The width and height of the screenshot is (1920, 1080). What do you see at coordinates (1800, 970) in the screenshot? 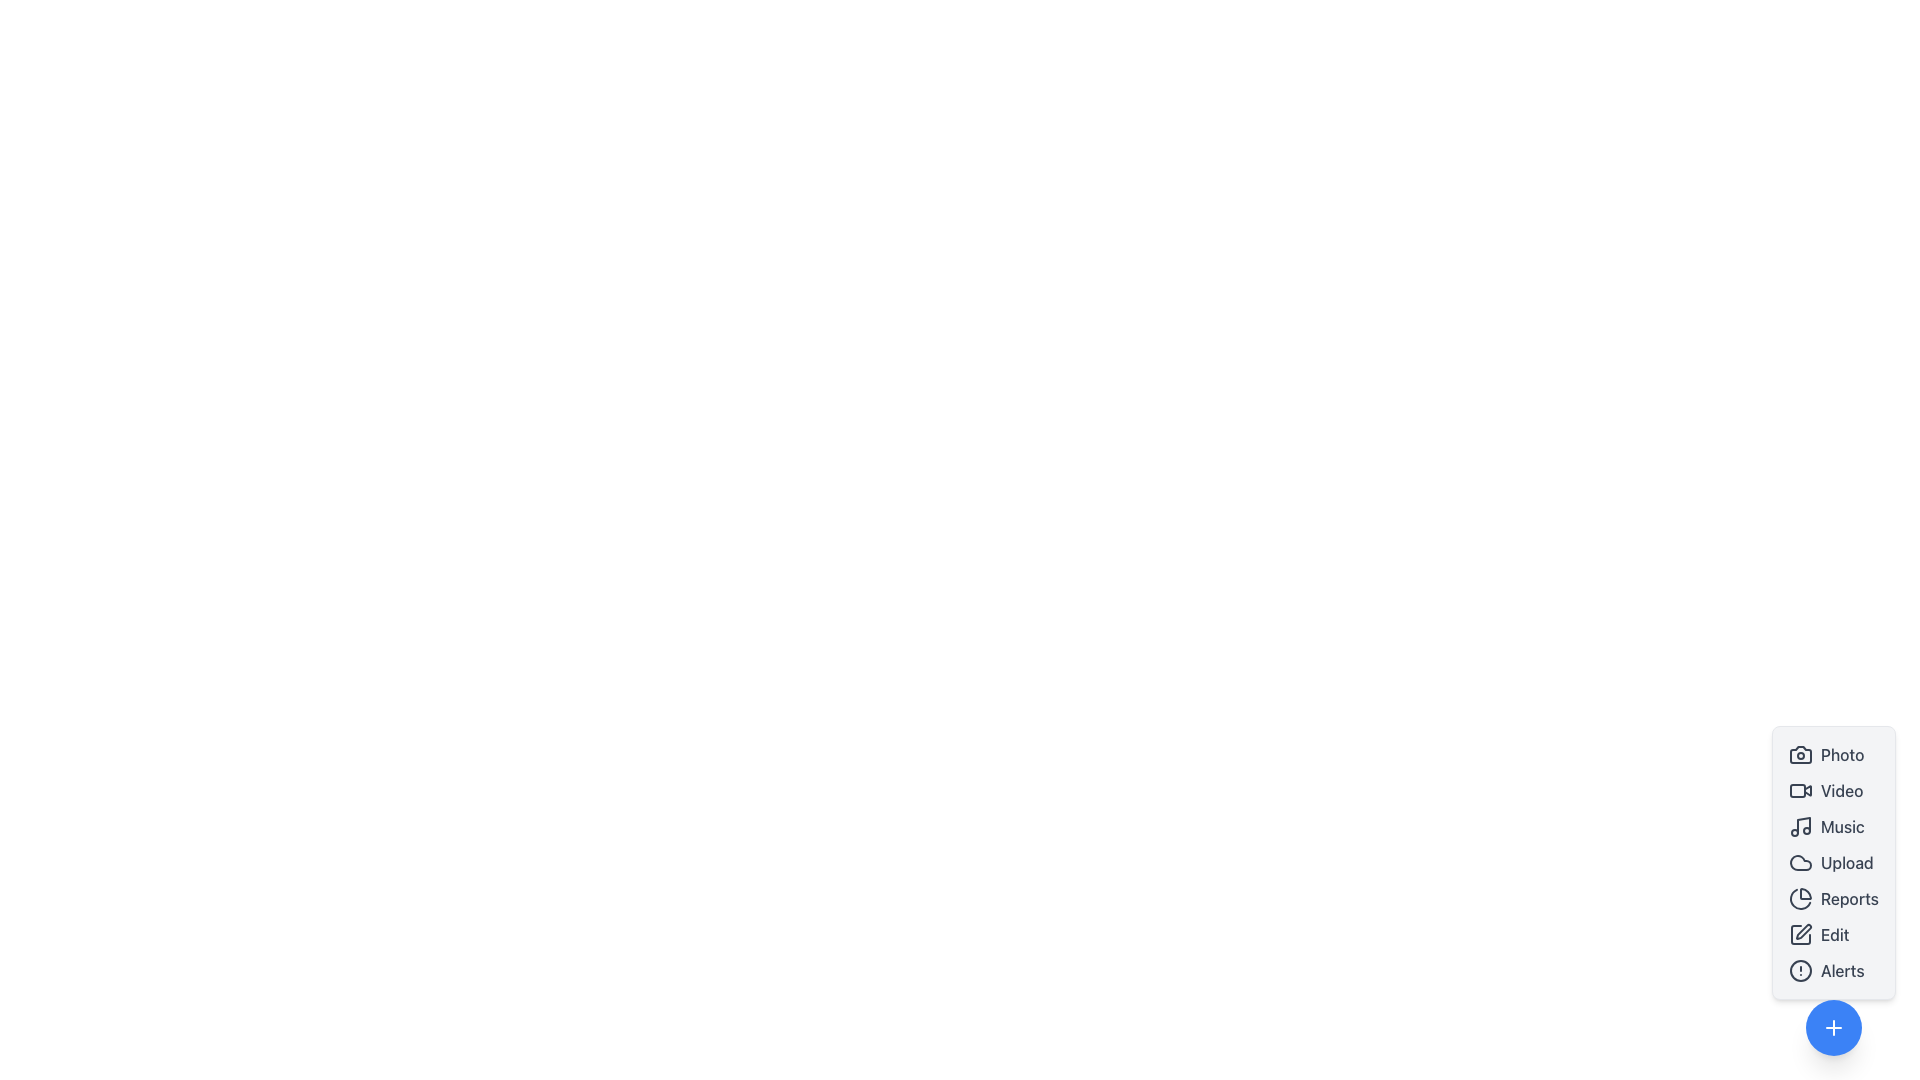
I see `the SVG Circle located at the center of the alert symbol in the bottom-right corner of the interface` at bounding box center [1800, 970].